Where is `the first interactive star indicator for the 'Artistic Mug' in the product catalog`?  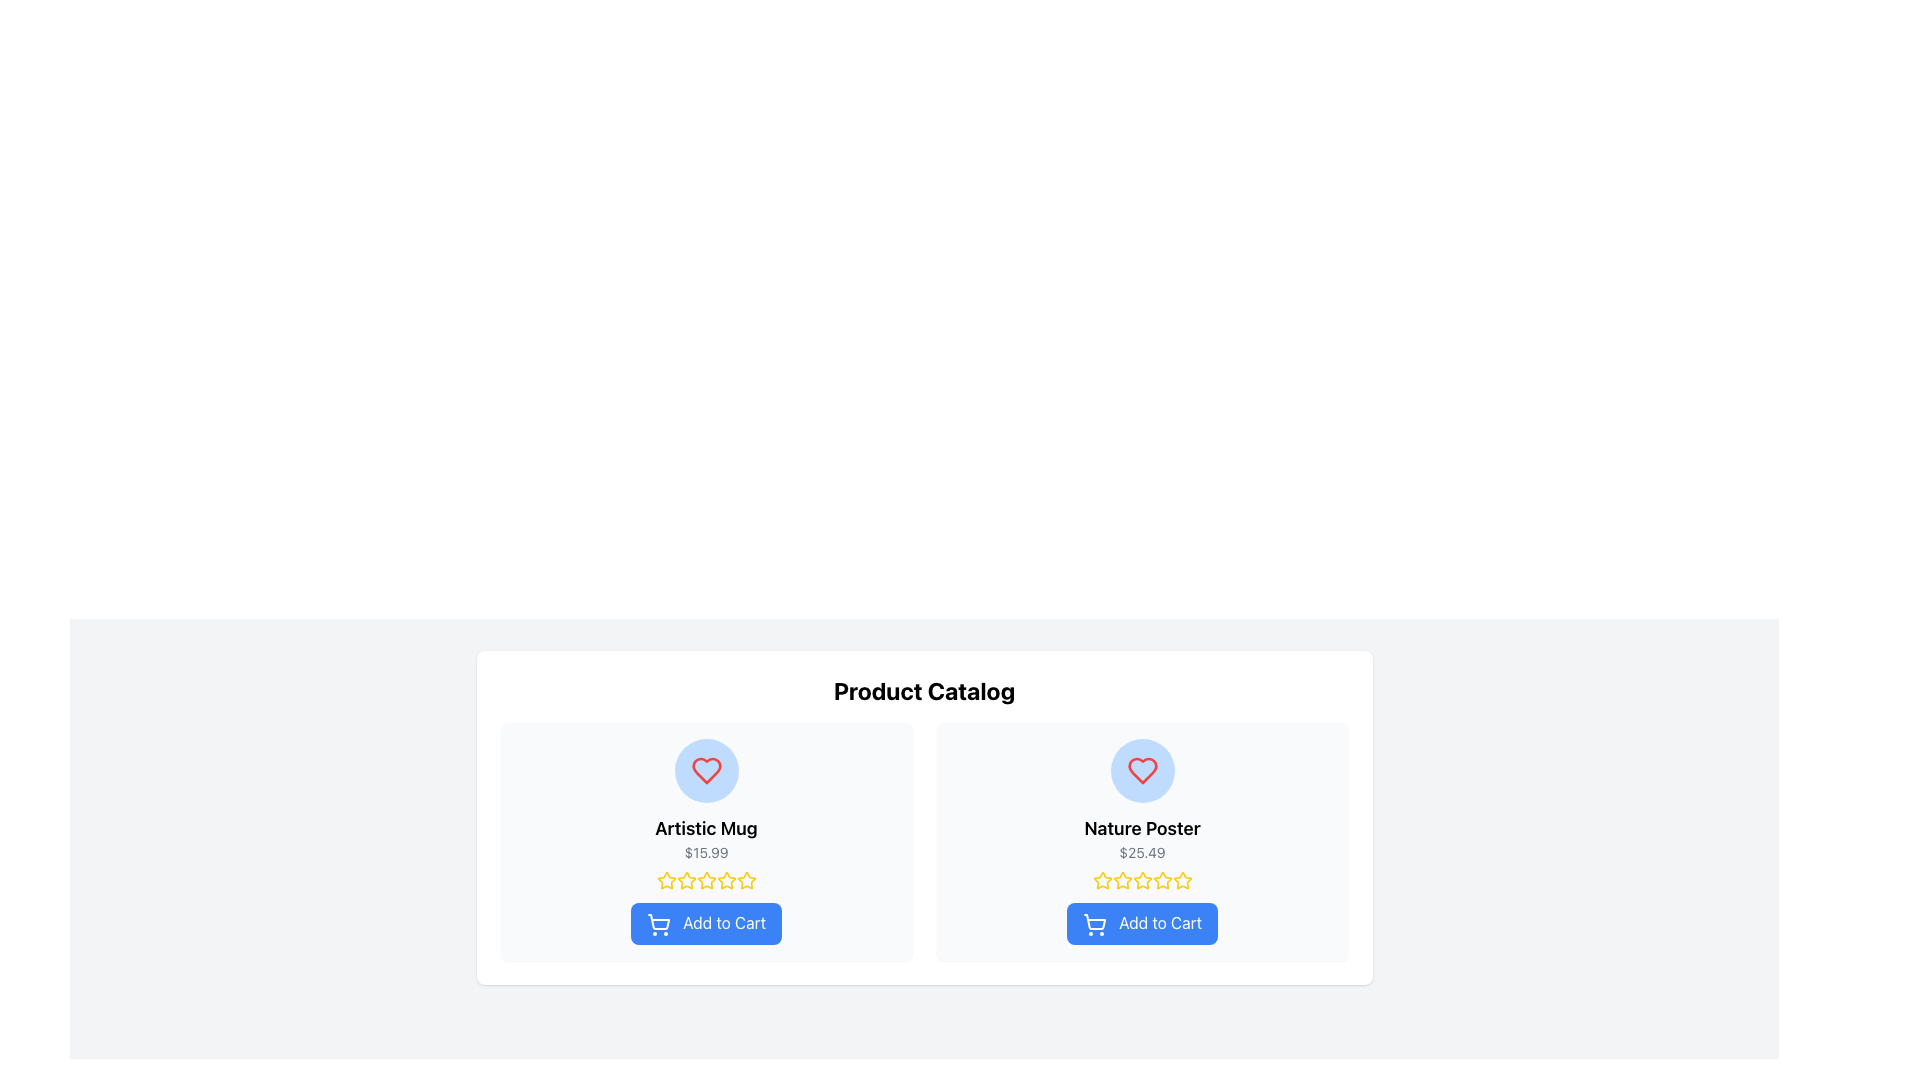 the first interactive star indicator for the 'Artistic Mug' in the product catalog is located at coordinates (686, 879).